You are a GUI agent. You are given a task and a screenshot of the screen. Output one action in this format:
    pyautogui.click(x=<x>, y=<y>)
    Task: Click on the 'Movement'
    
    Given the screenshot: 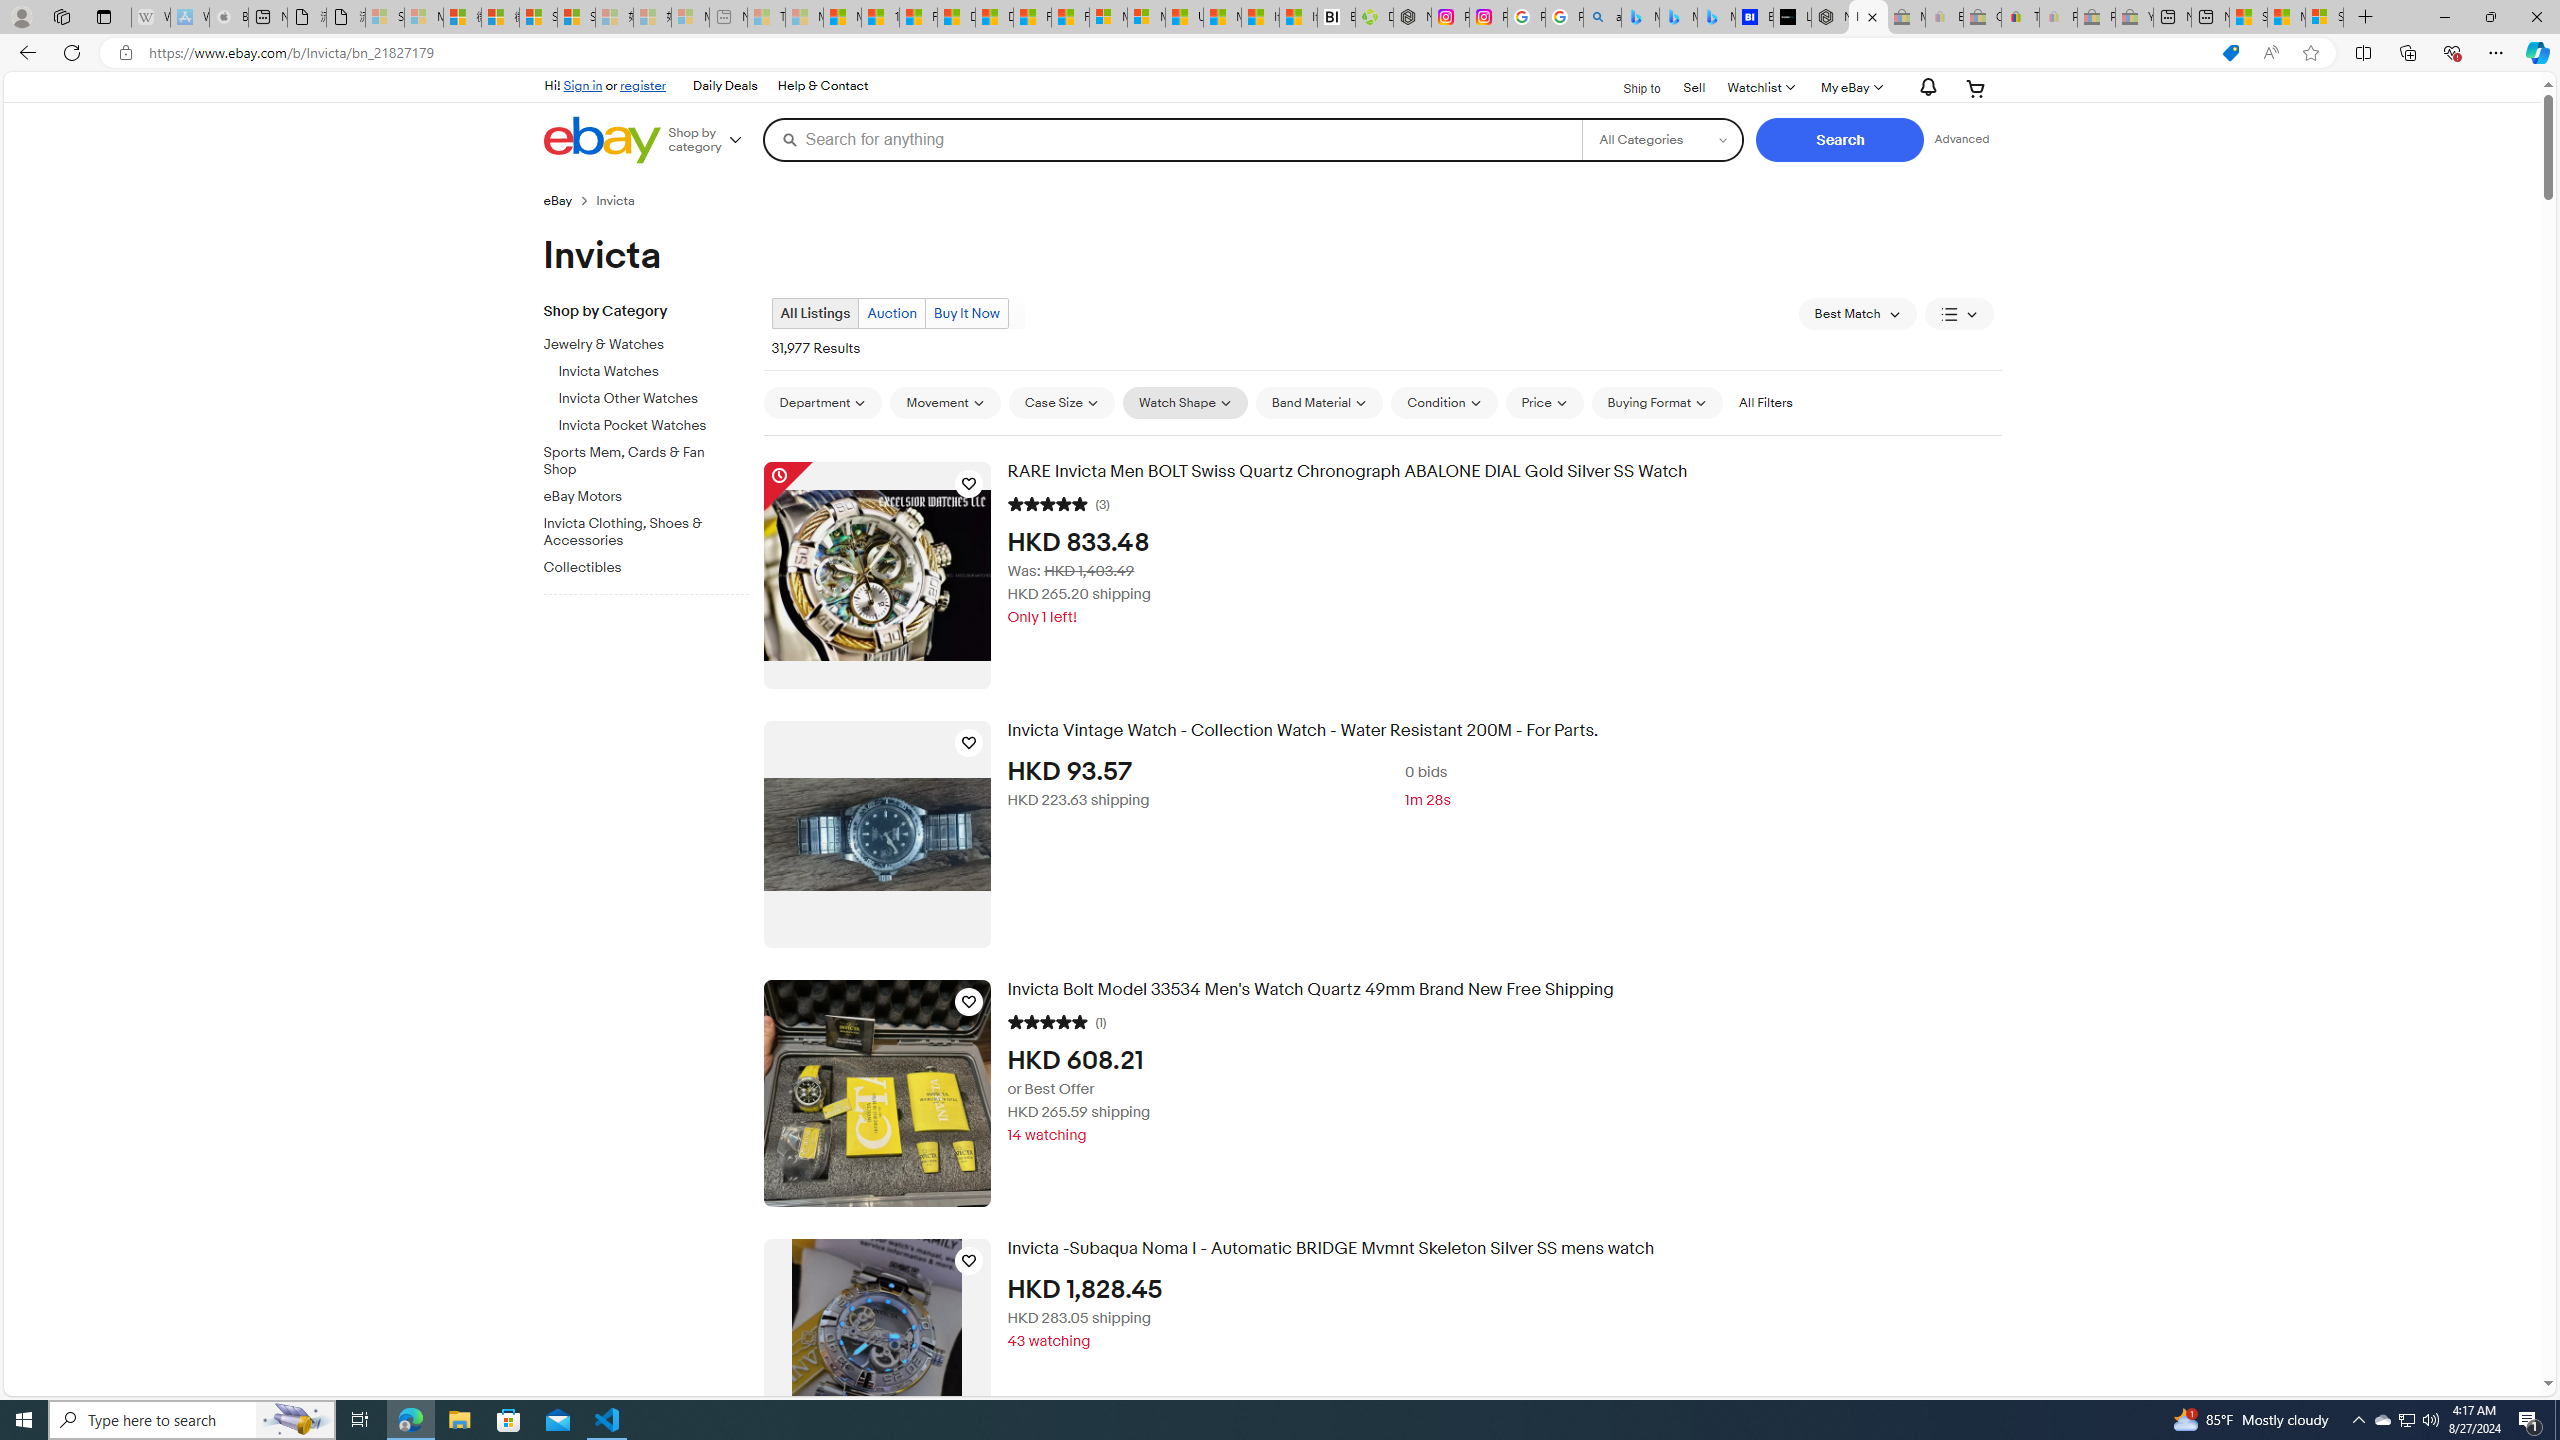 What is the action you would take?
    pyautogui.click(x=945, y=402)
    